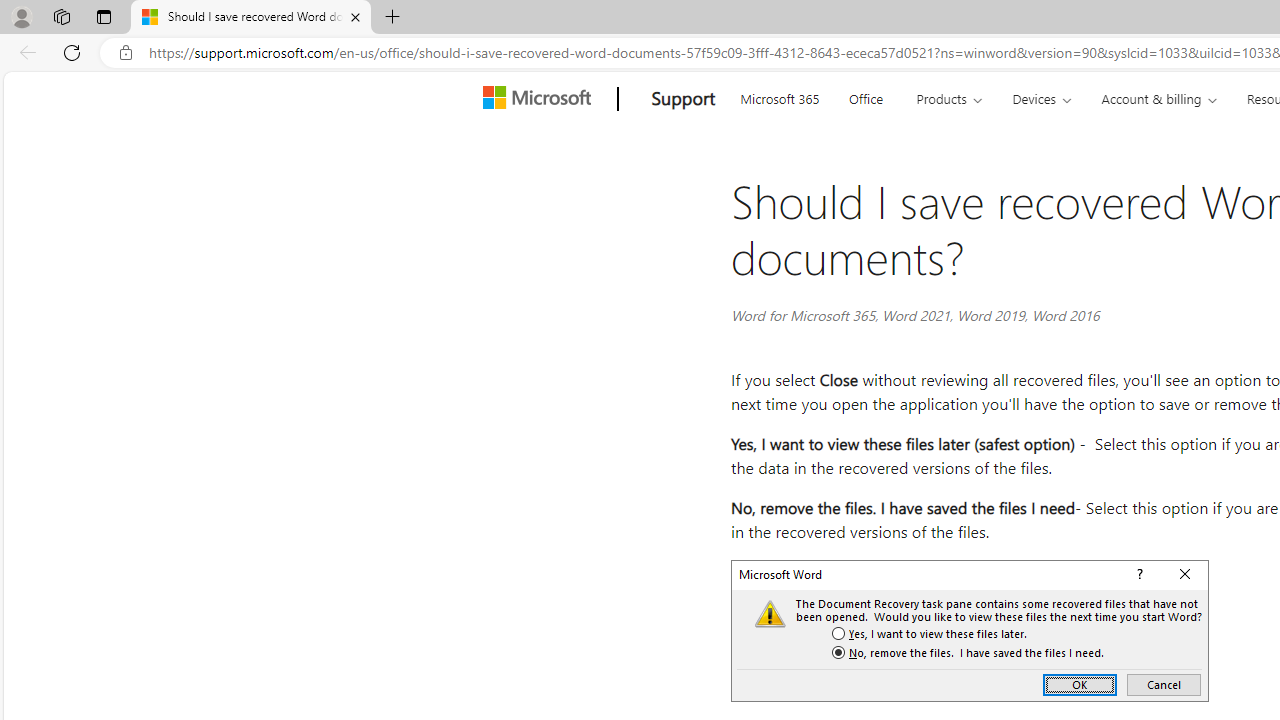  Describe the element at coordinates (541, 99) in the screenshot. I see `'Microsoft'` at that location.